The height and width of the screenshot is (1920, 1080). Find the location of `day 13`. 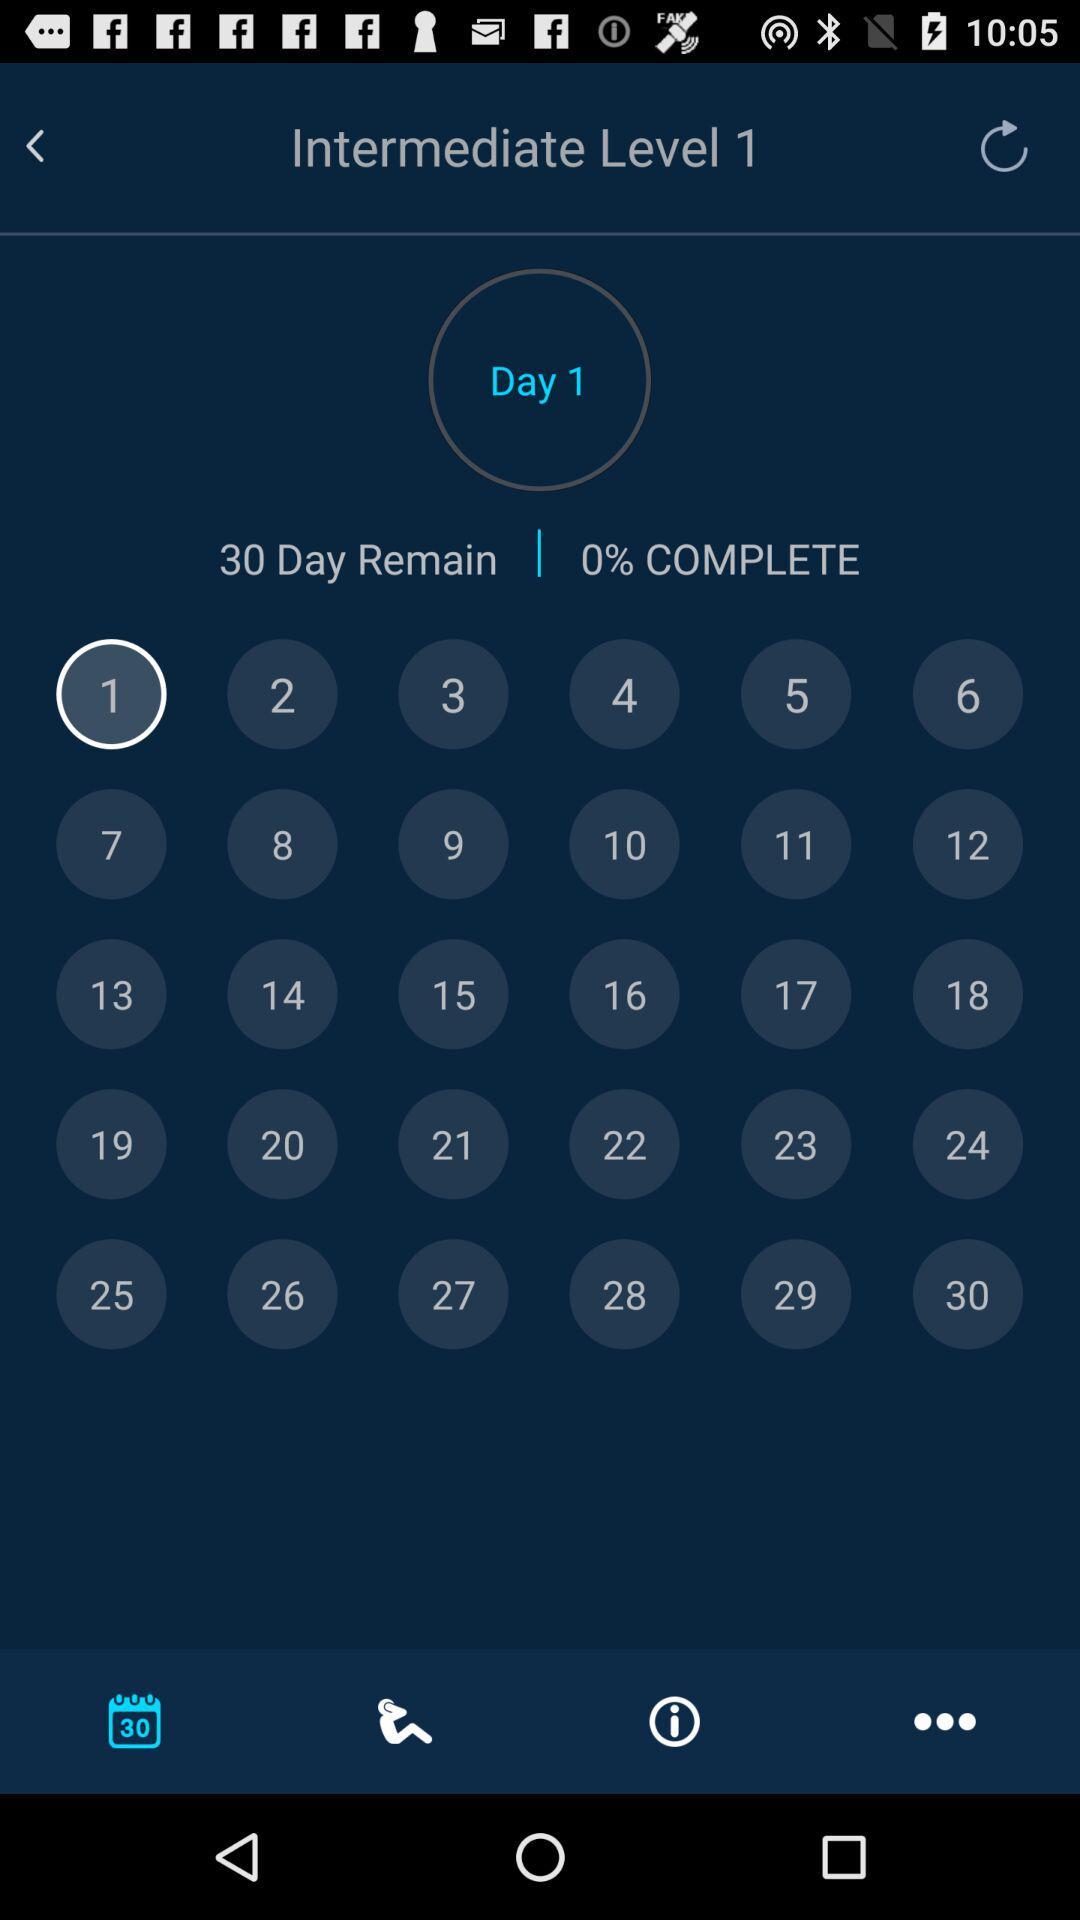

day 13 is located at coordinates (111, 994).